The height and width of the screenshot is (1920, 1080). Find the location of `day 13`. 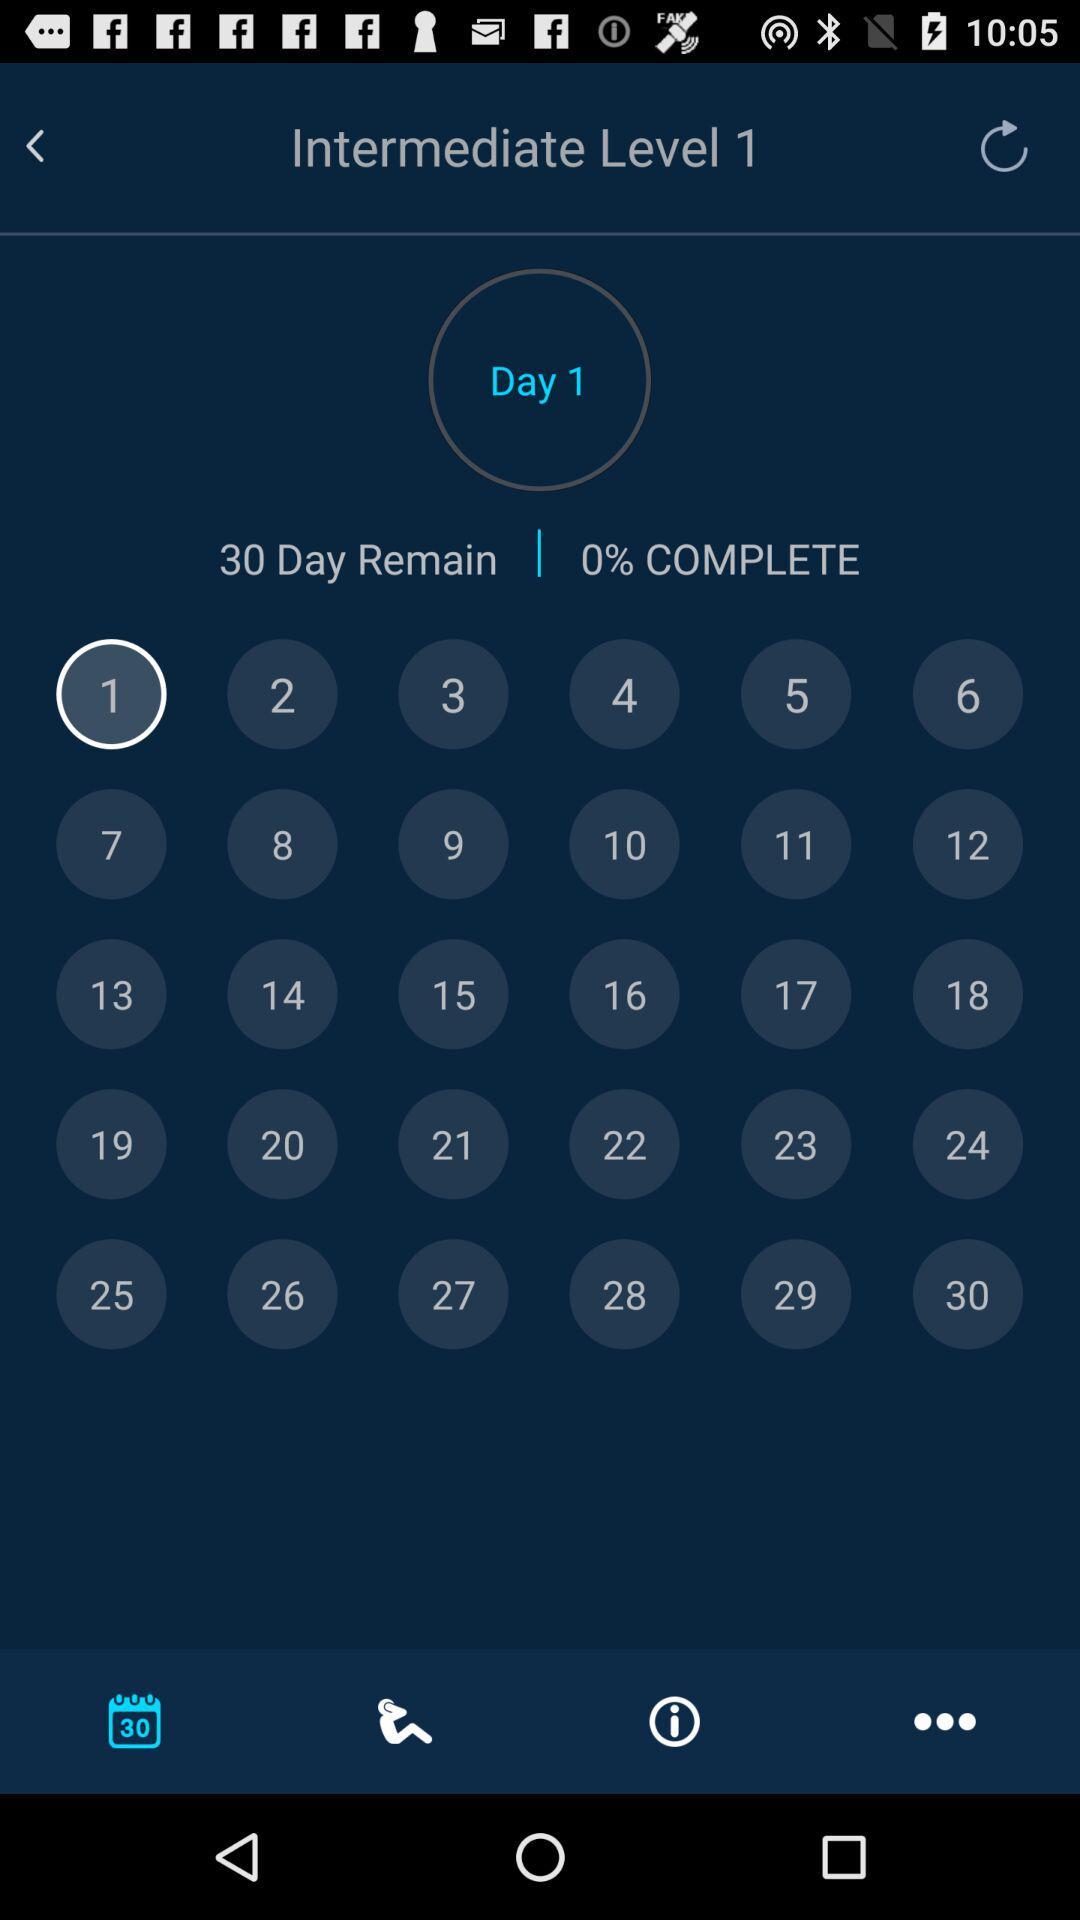

day 13 is located at coordinates (111, 994).